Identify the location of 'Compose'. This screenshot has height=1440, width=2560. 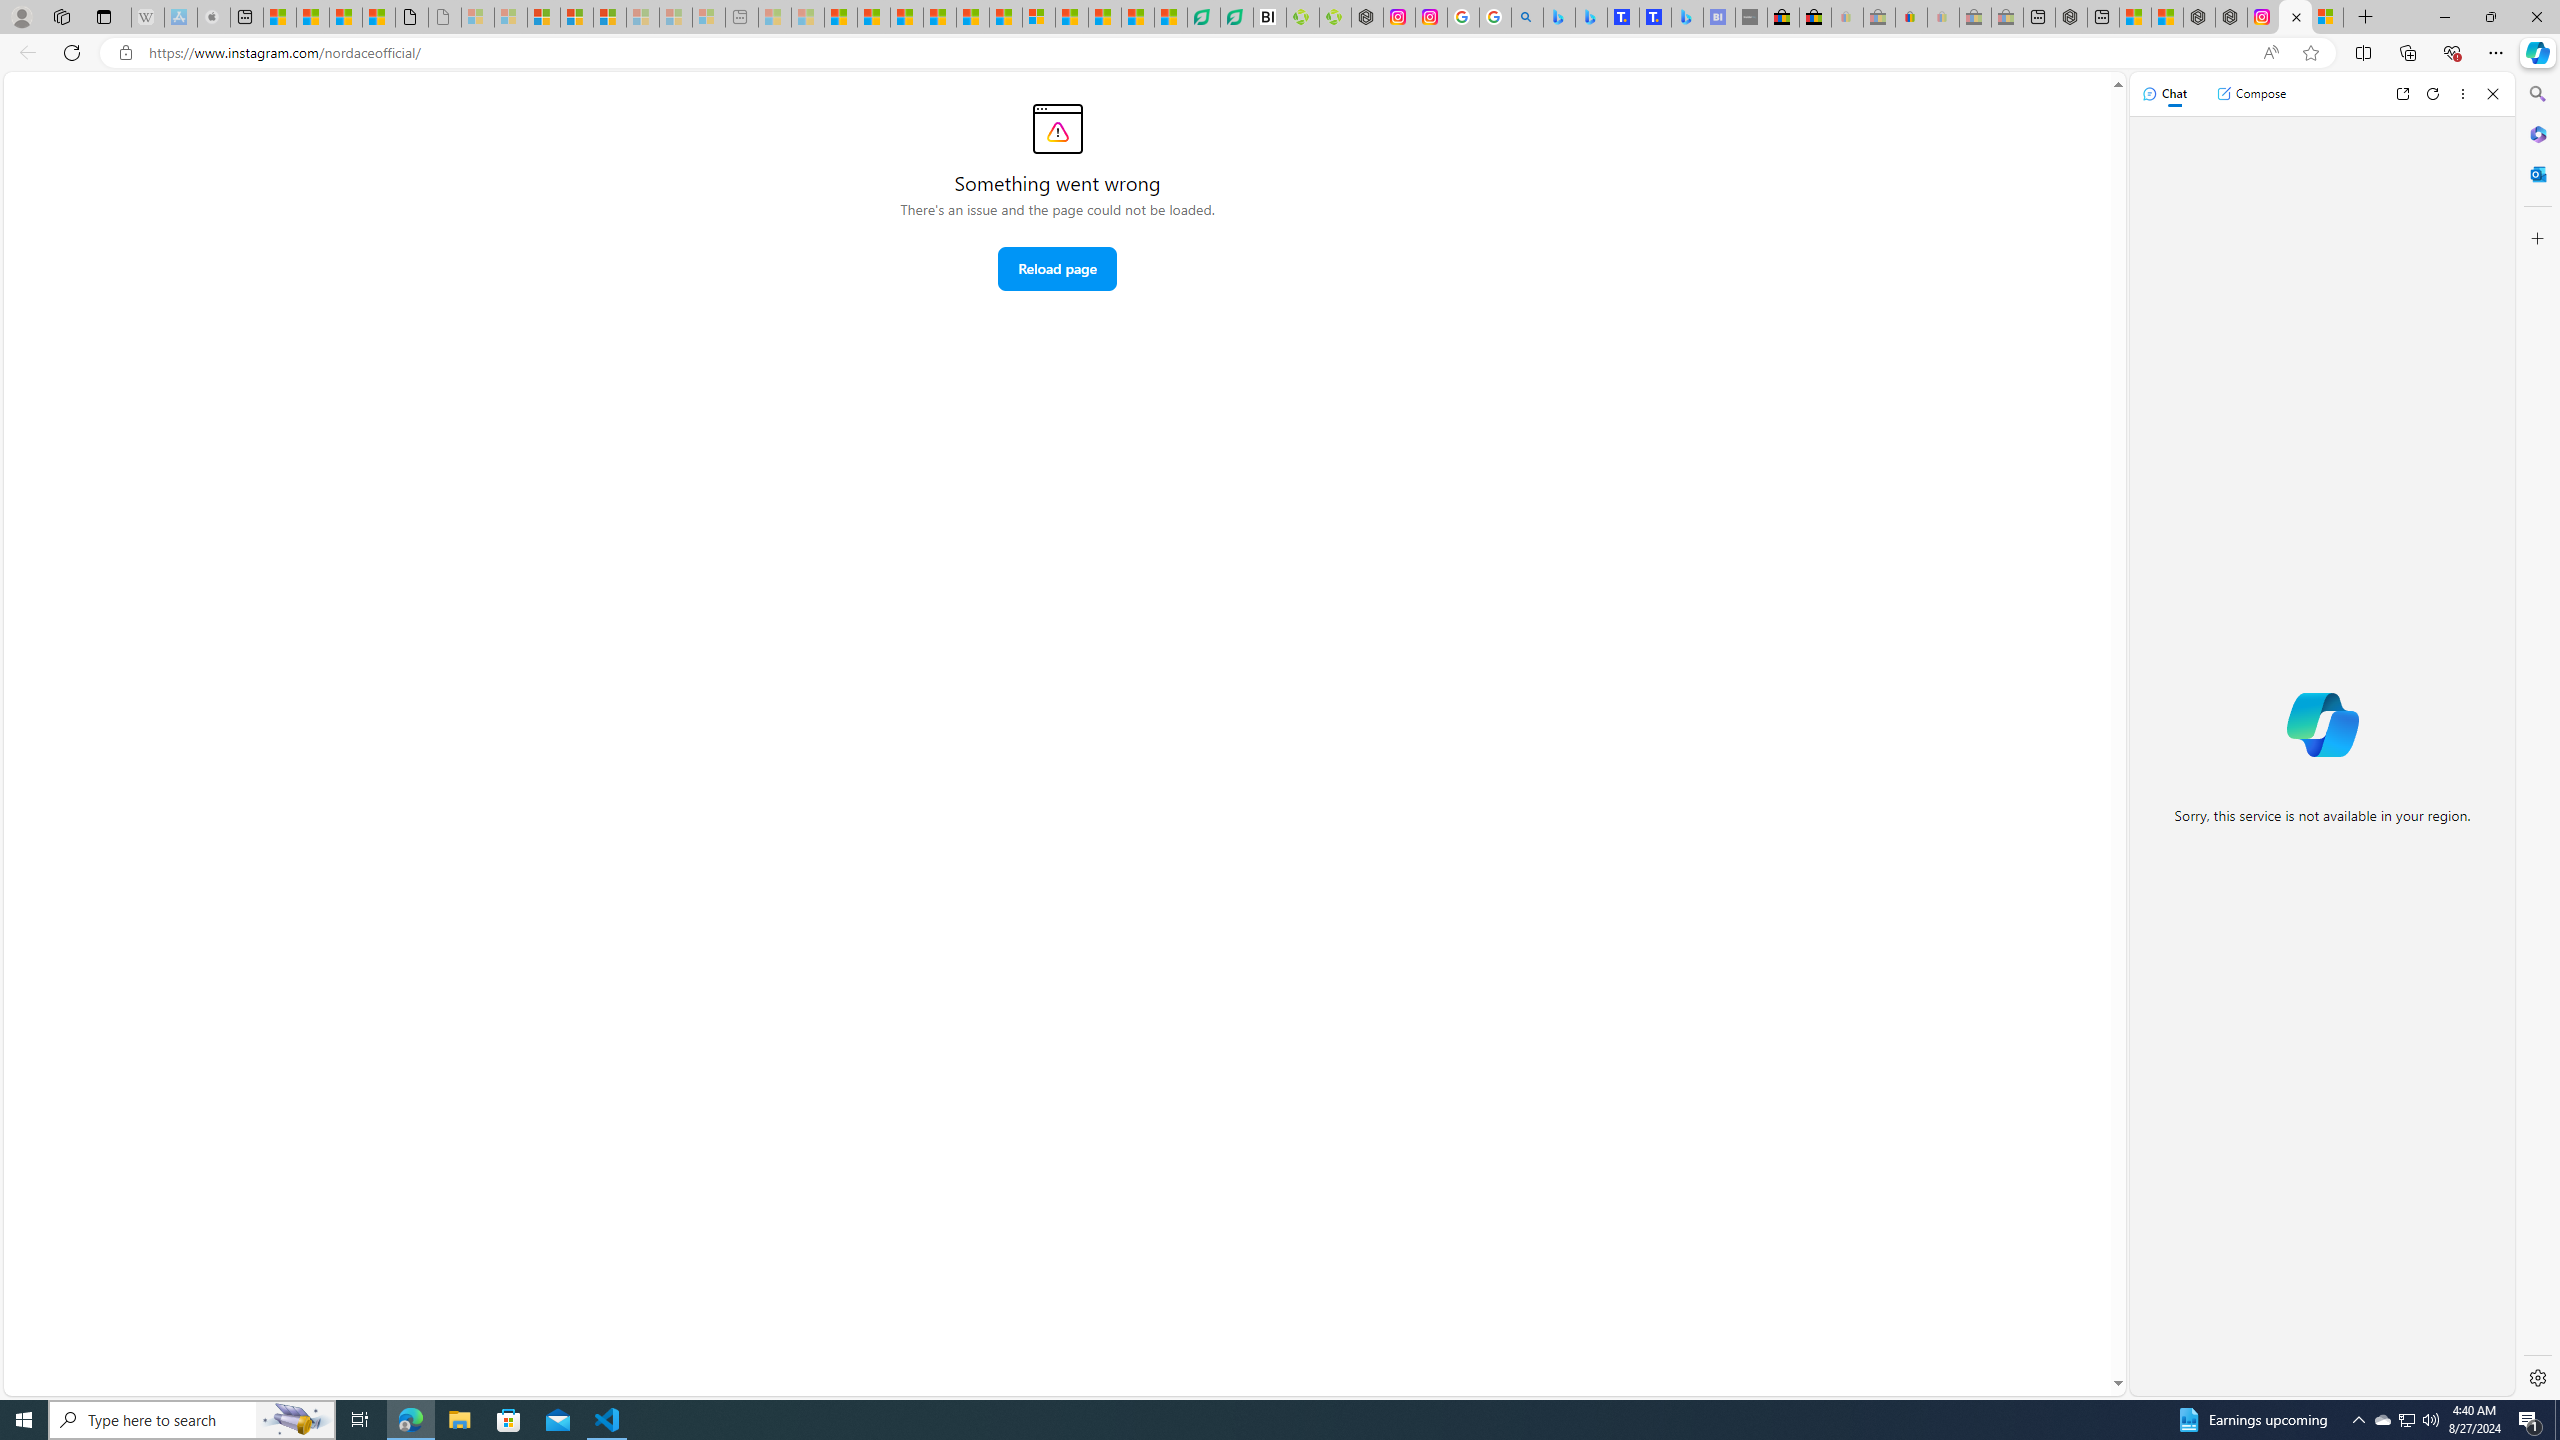
(2250, 92).